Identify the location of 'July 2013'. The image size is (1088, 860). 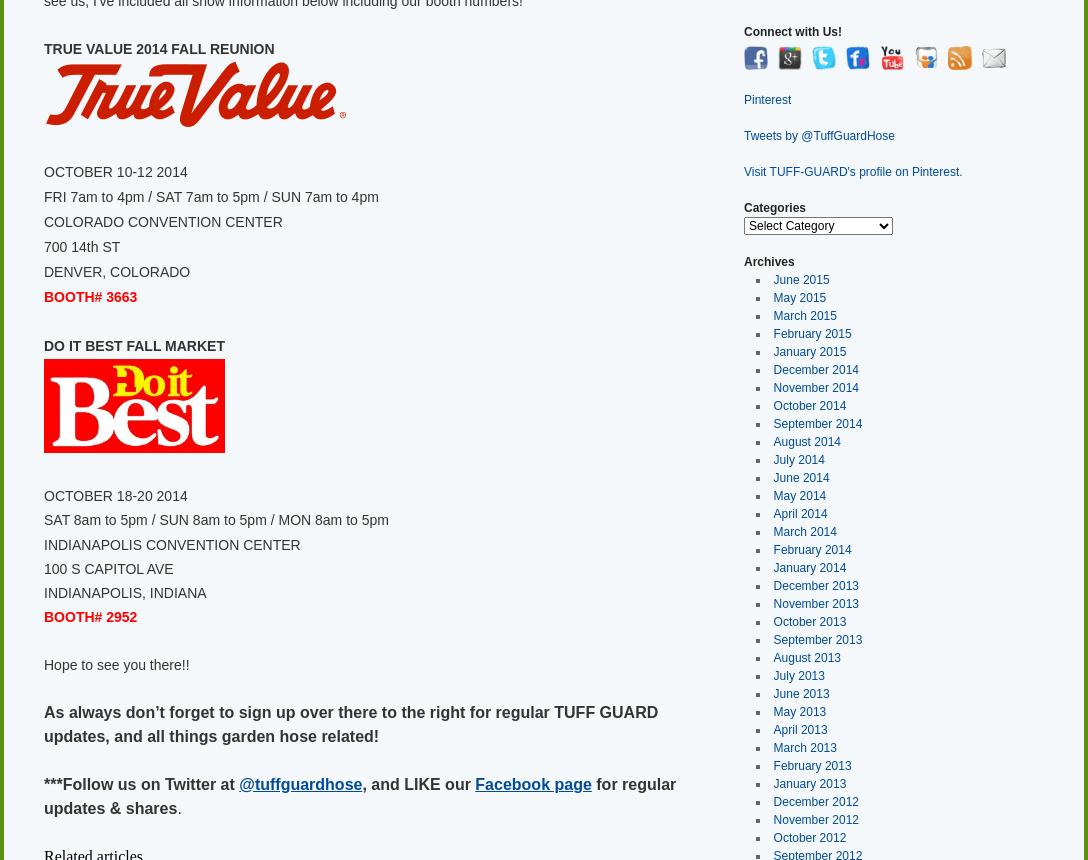
(797, 675).